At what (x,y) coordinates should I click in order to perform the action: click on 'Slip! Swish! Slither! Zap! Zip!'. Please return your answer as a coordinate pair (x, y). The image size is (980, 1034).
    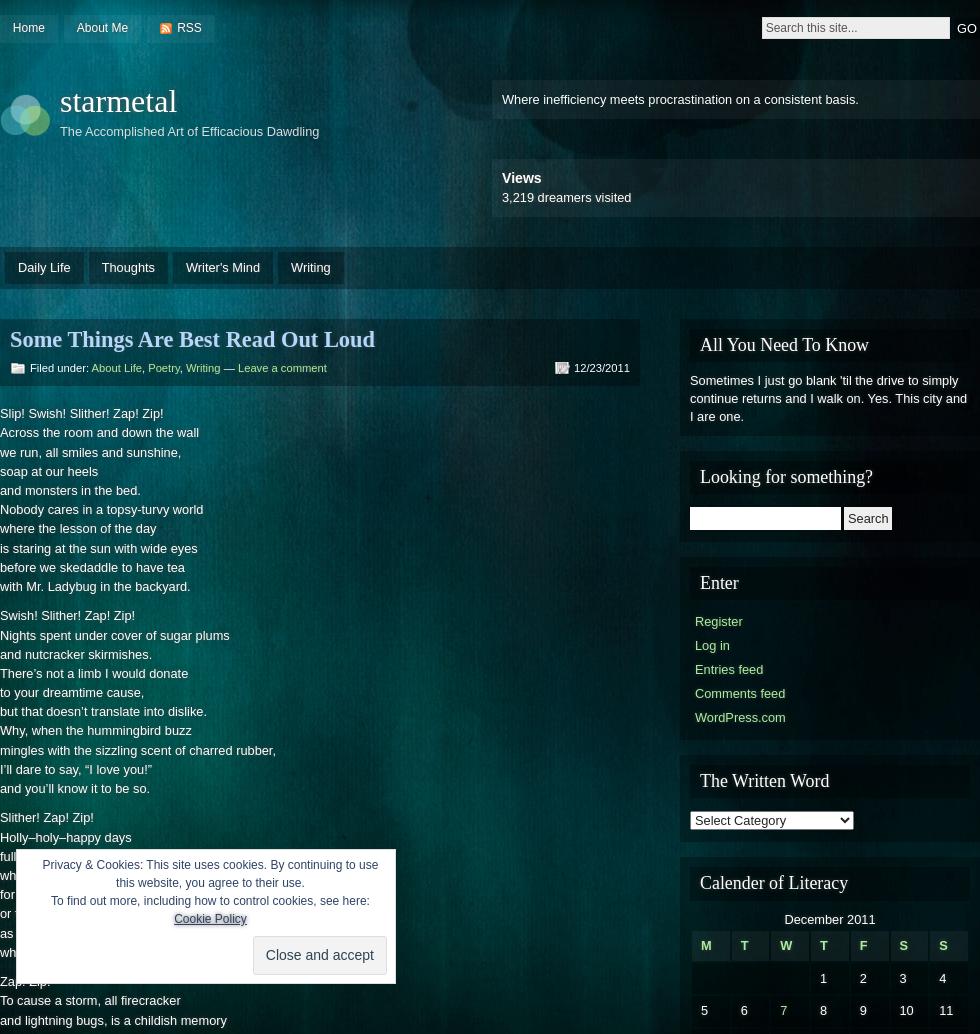
    Looking at the image, I should click on (81, 412).